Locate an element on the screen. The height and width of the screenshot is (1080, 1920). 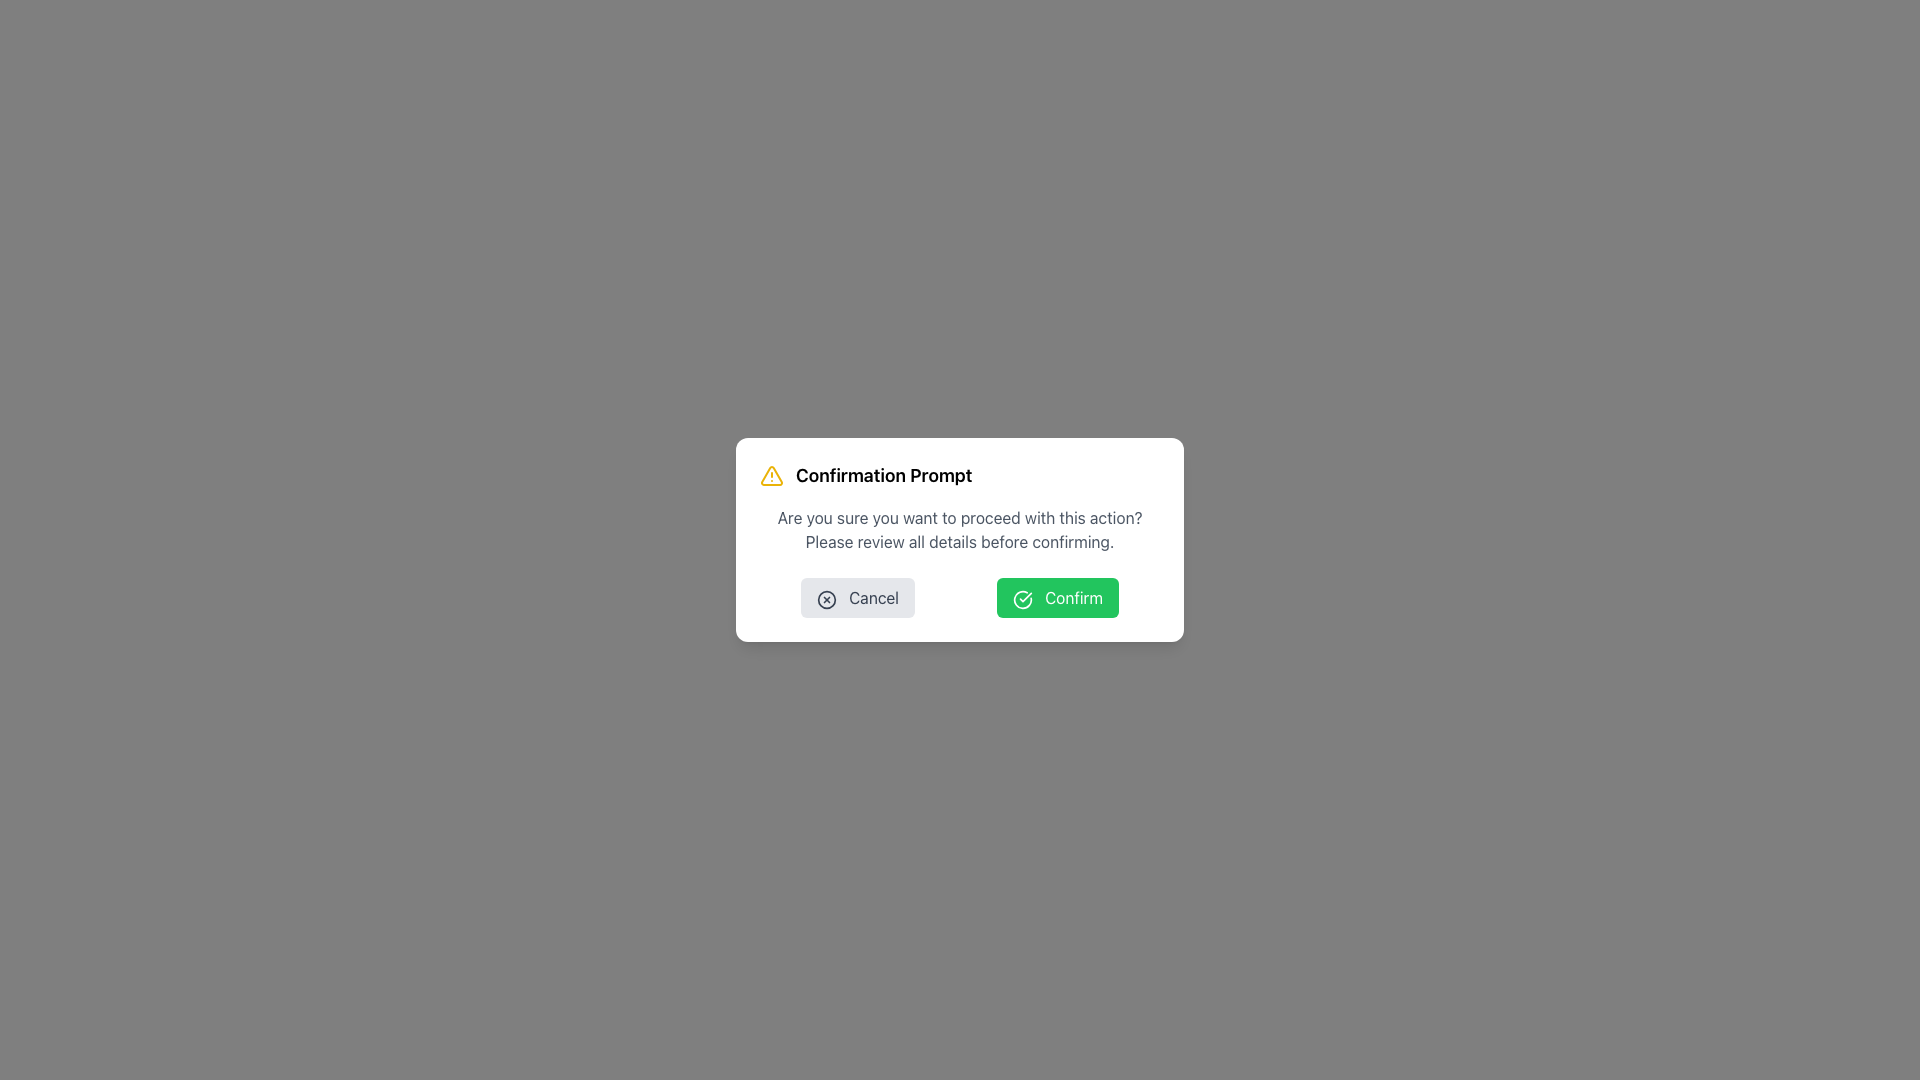
the confirmation icon located to the left of the 'Confirm' text within the green 'Confirm' button at the bottom-right of the modal dialog box is located at coordinates (1022, 598).